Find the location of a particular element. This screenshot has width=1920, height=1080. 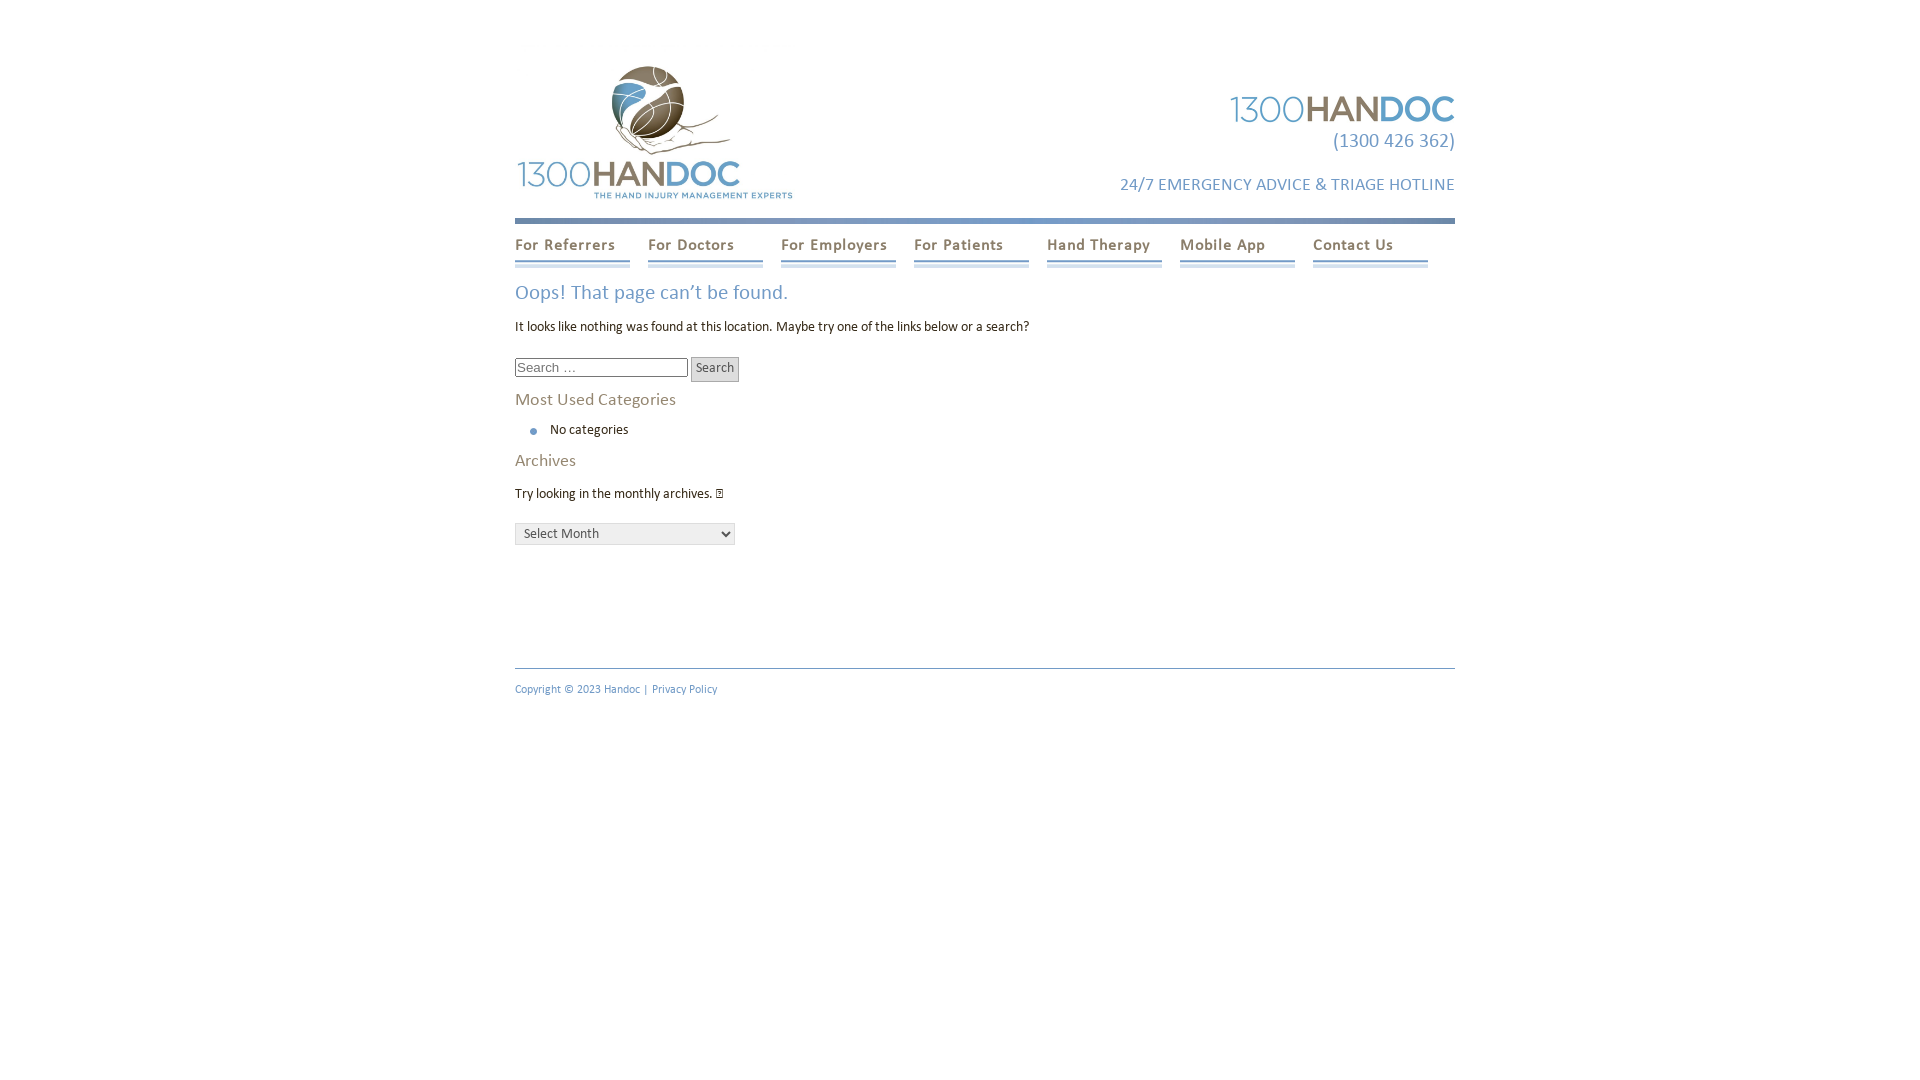

'For Doctors' is located at coordinates (705, 252).